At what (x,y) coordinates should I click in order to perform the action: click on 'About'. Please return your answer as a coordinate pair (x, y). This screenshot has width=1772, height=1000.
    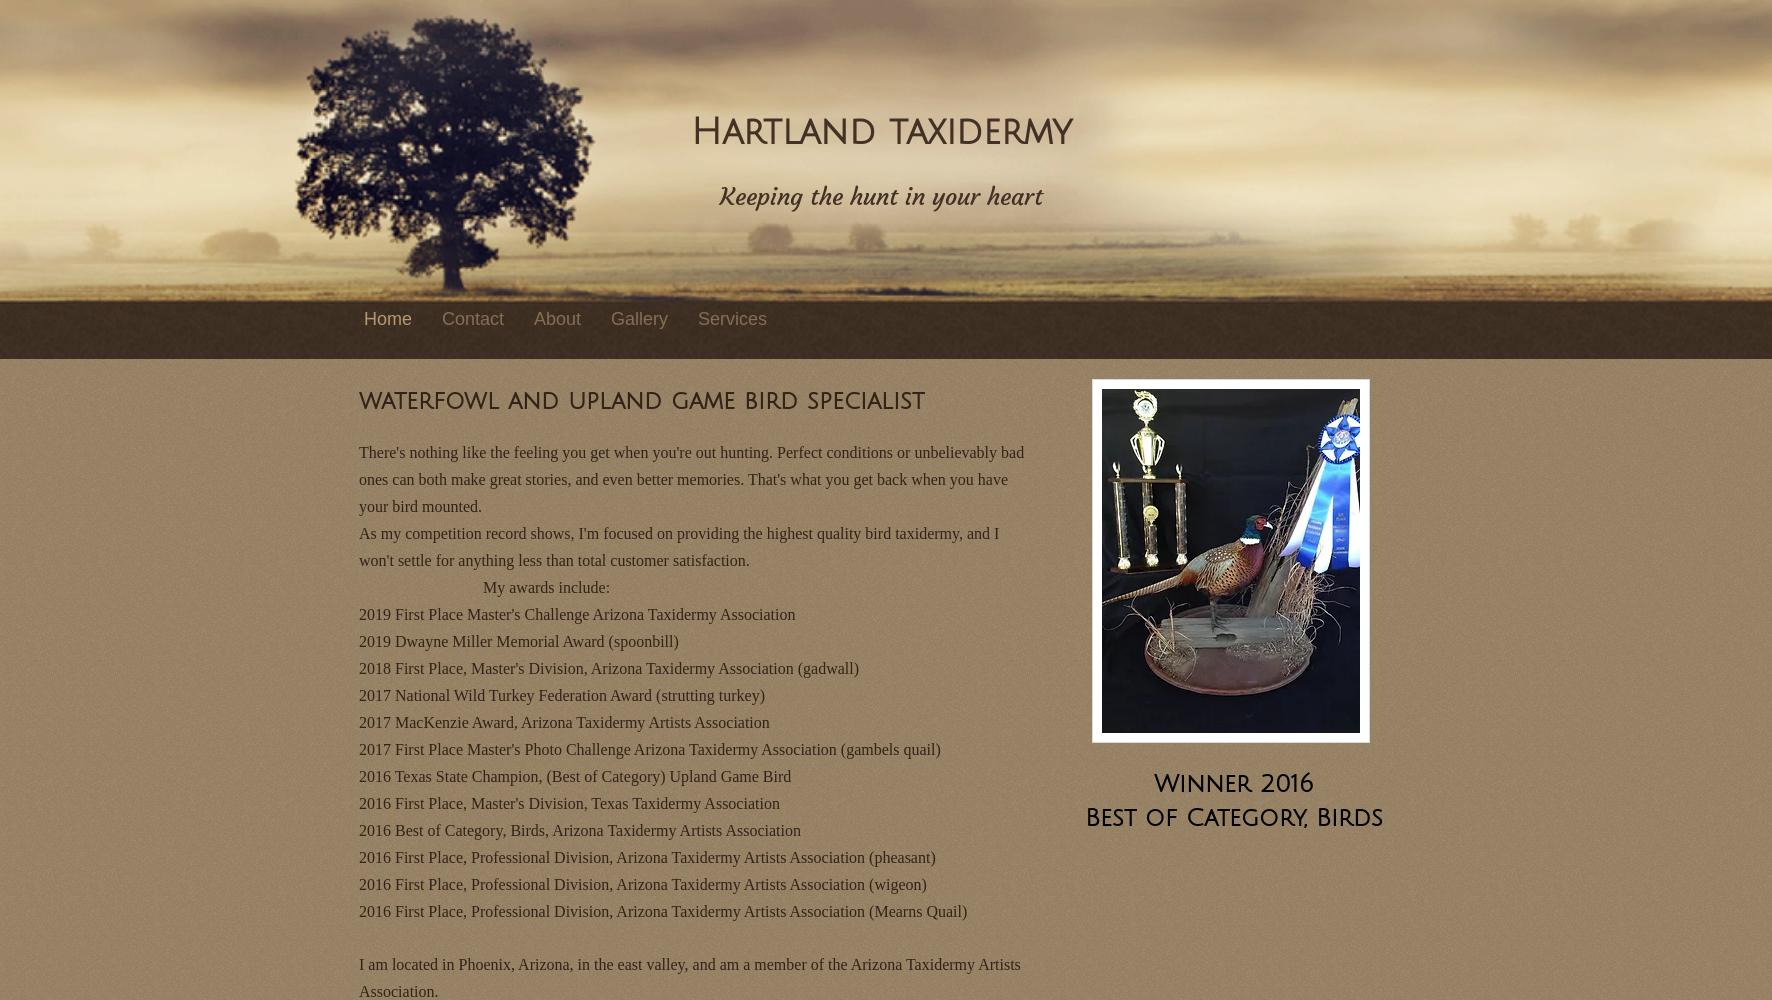
    Looking at the image, I should click on (556, 318).